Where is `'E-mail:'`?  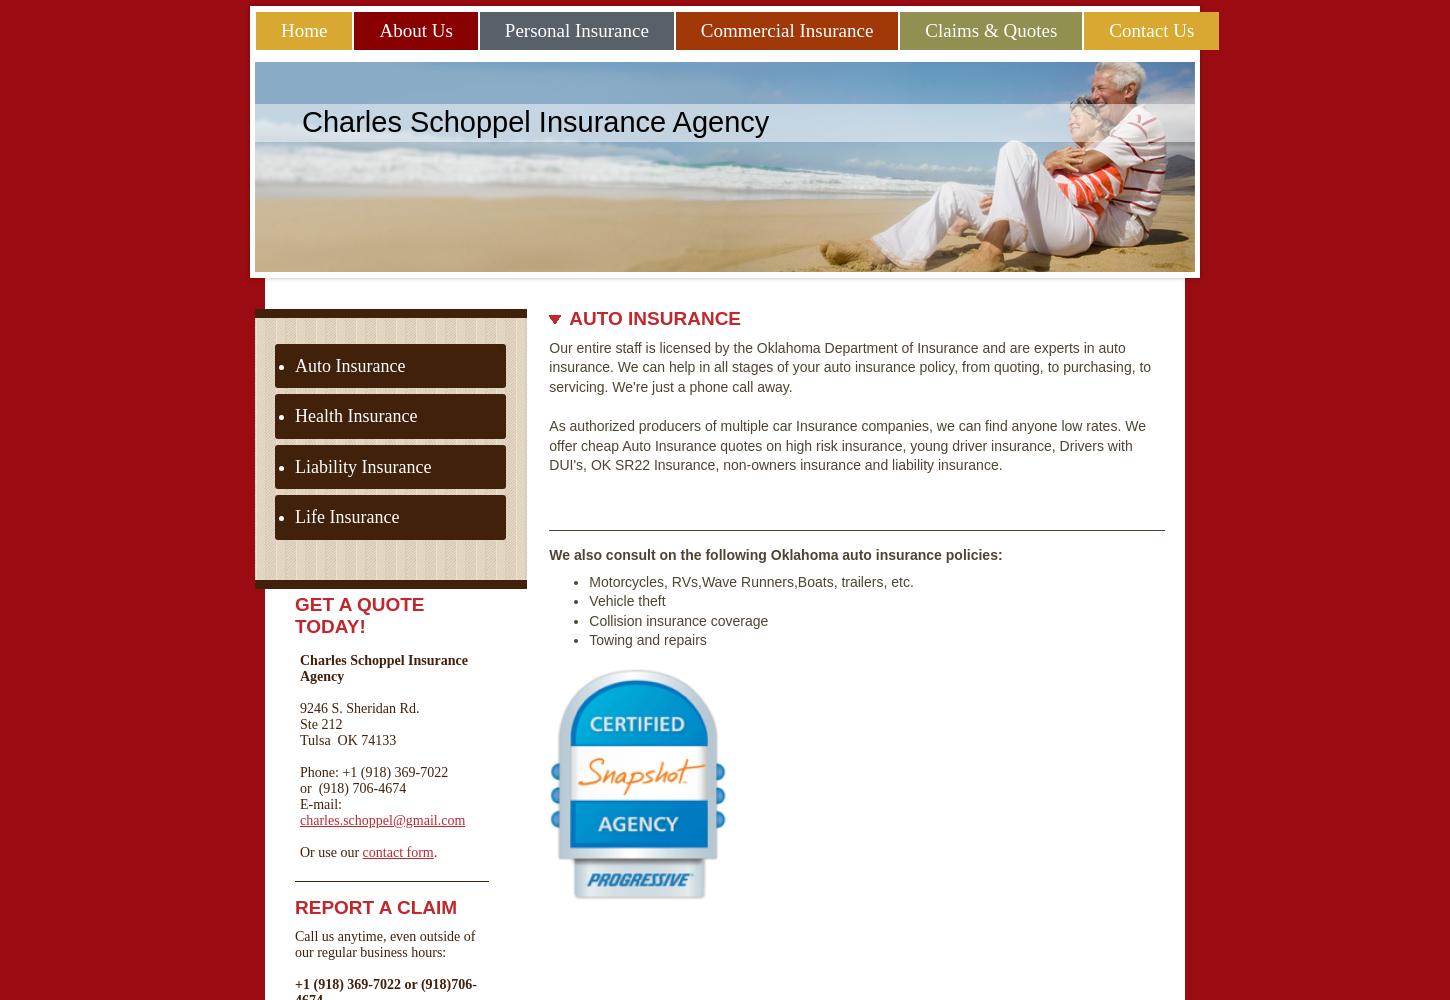 'E-mail:' is located at coordinates (321, 803).